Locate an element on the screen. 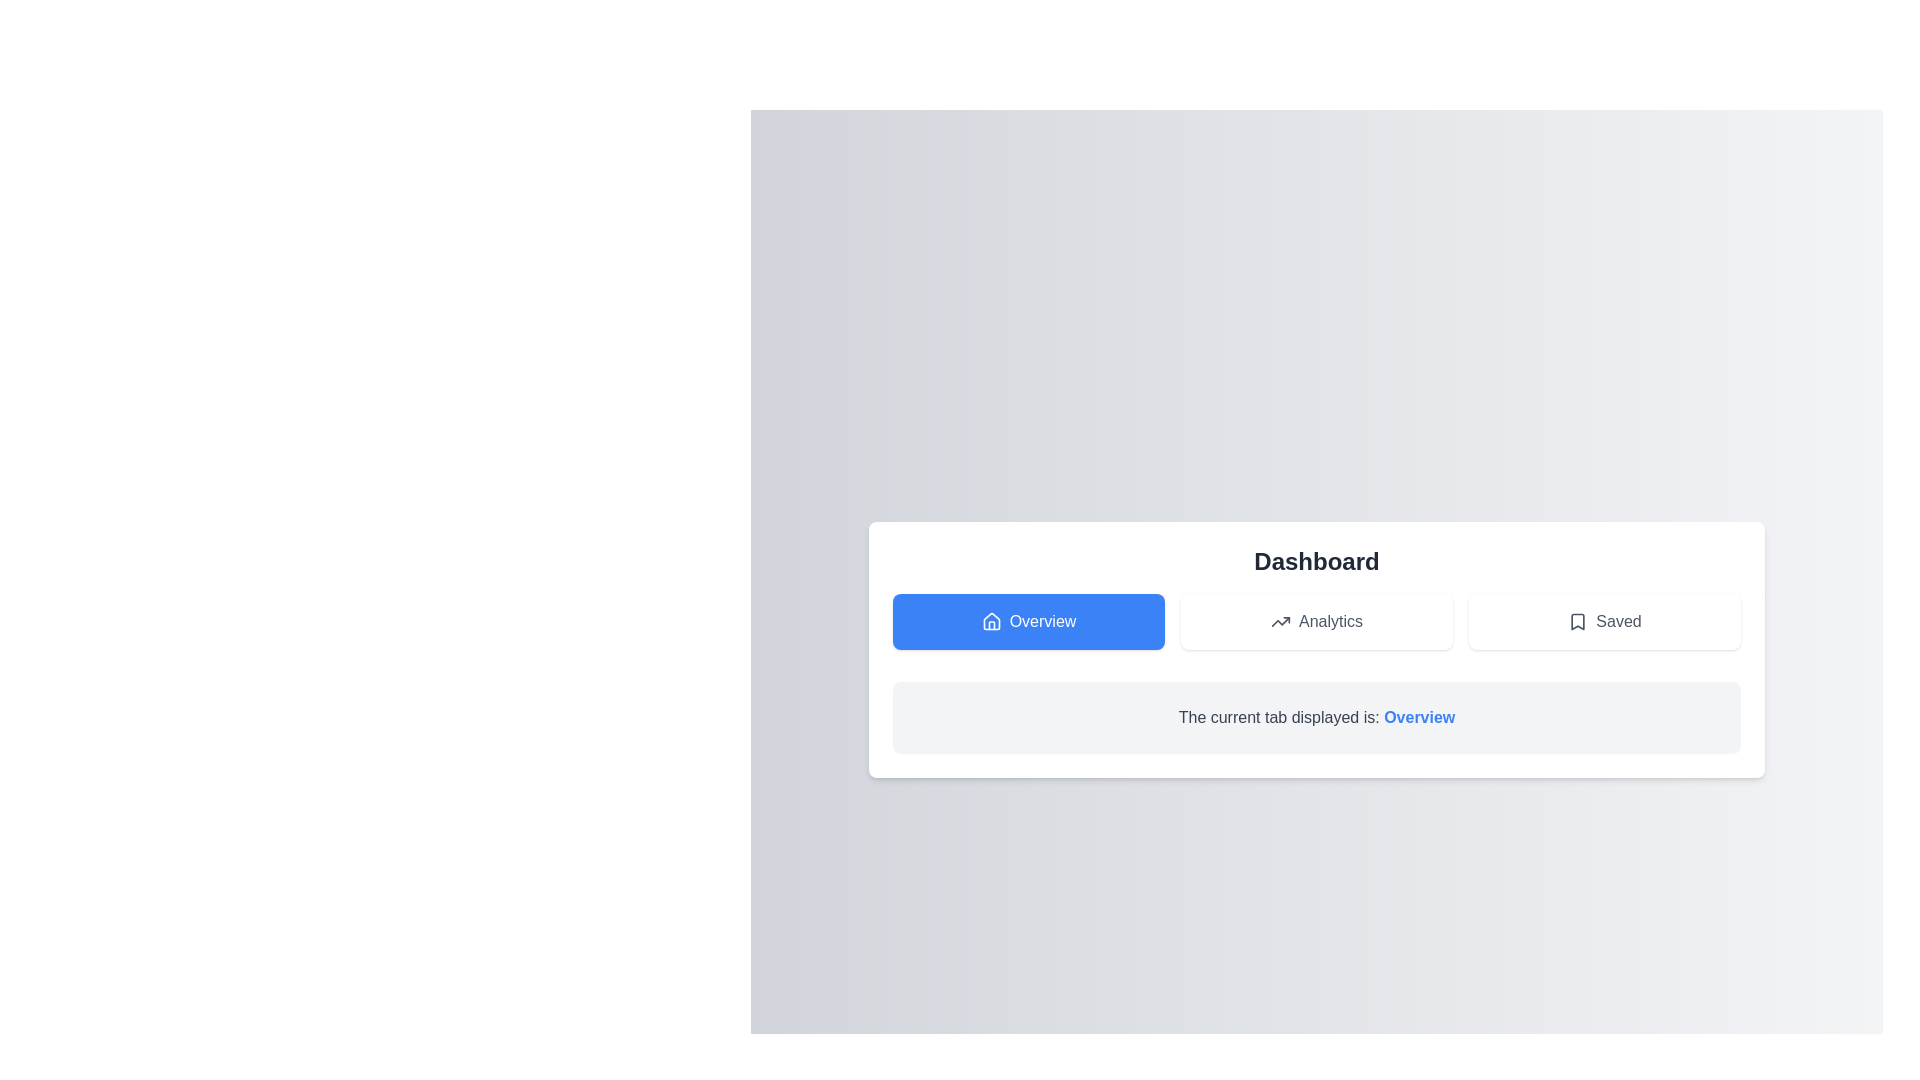 This screenshot has height=1080, width=1920. the house-shaped icon within the 'Overview' button located on the leftmost side of the button row near the top of the white card is located at coordinates (991, 620).